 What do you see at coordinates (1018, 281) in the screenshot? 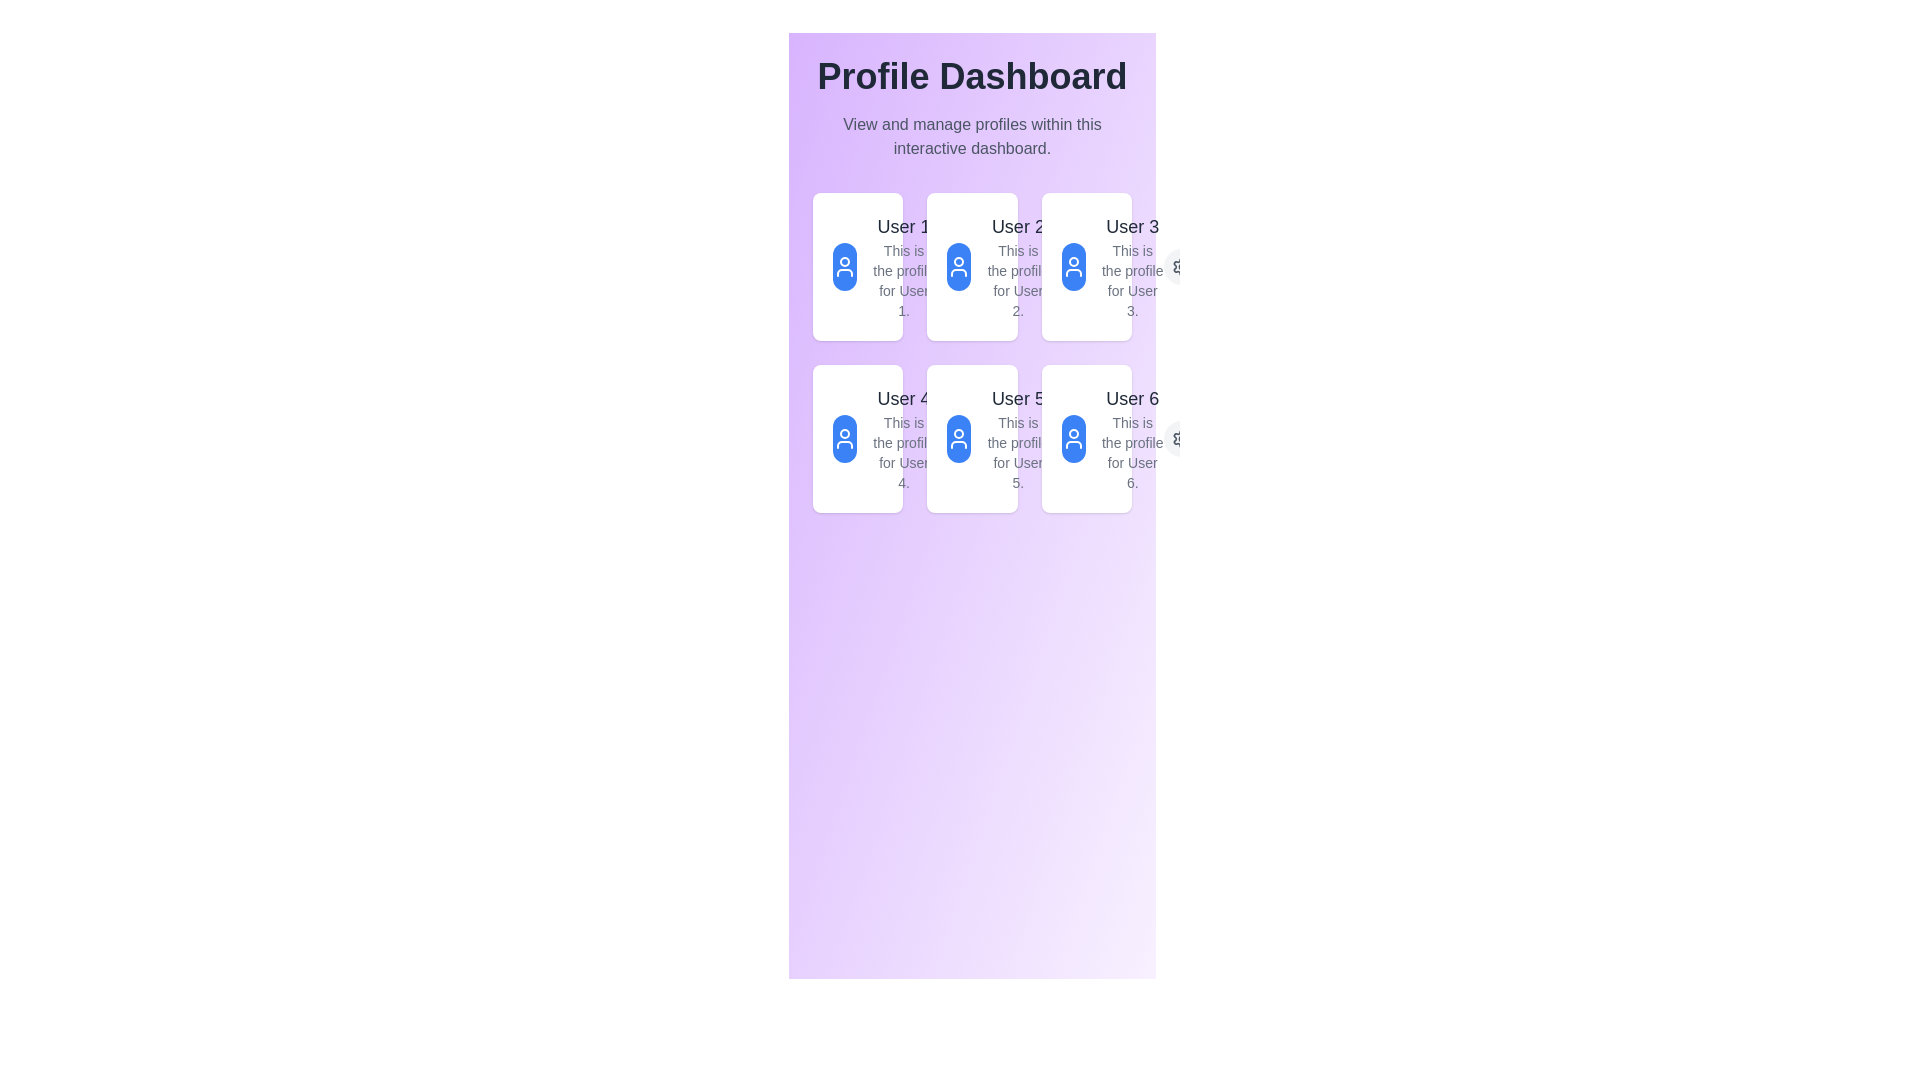
I see `the text snippet reading 'This is the profile for User 2.' which is located under the 'User 2' title in the profile card` at bounding box center [1018, 281].